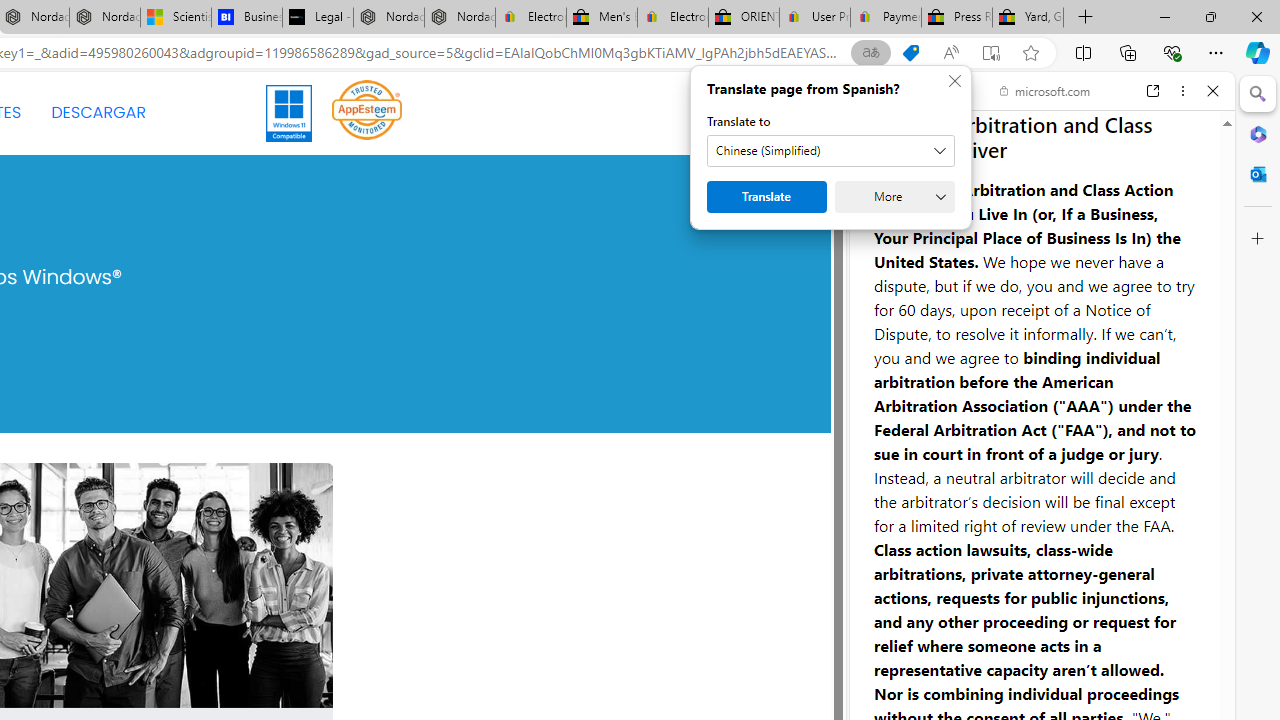 The image size is (1280, 720). I want to click on 'App Esteem', so click(367, 113).